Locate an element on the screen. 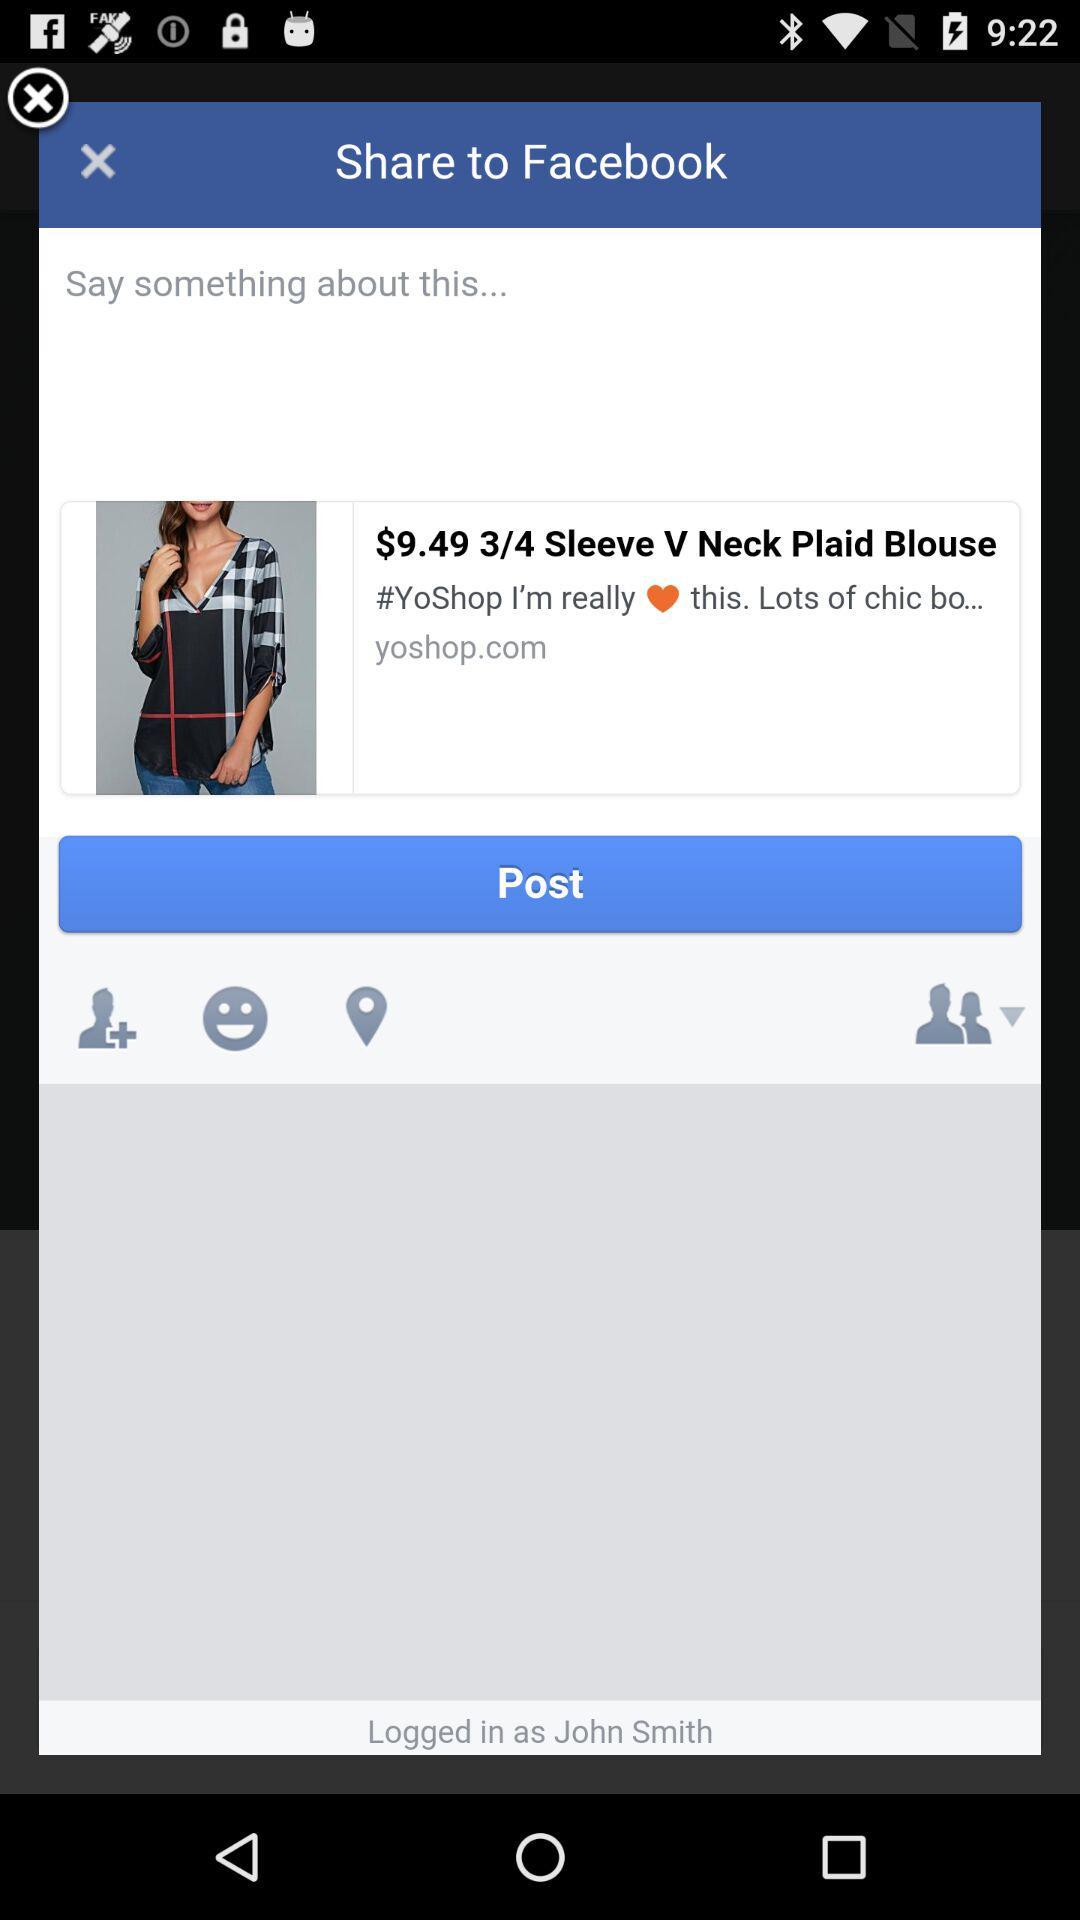 The height and width of the screenshot is (1920, 1080). screen is located at coordinates (38, 100).